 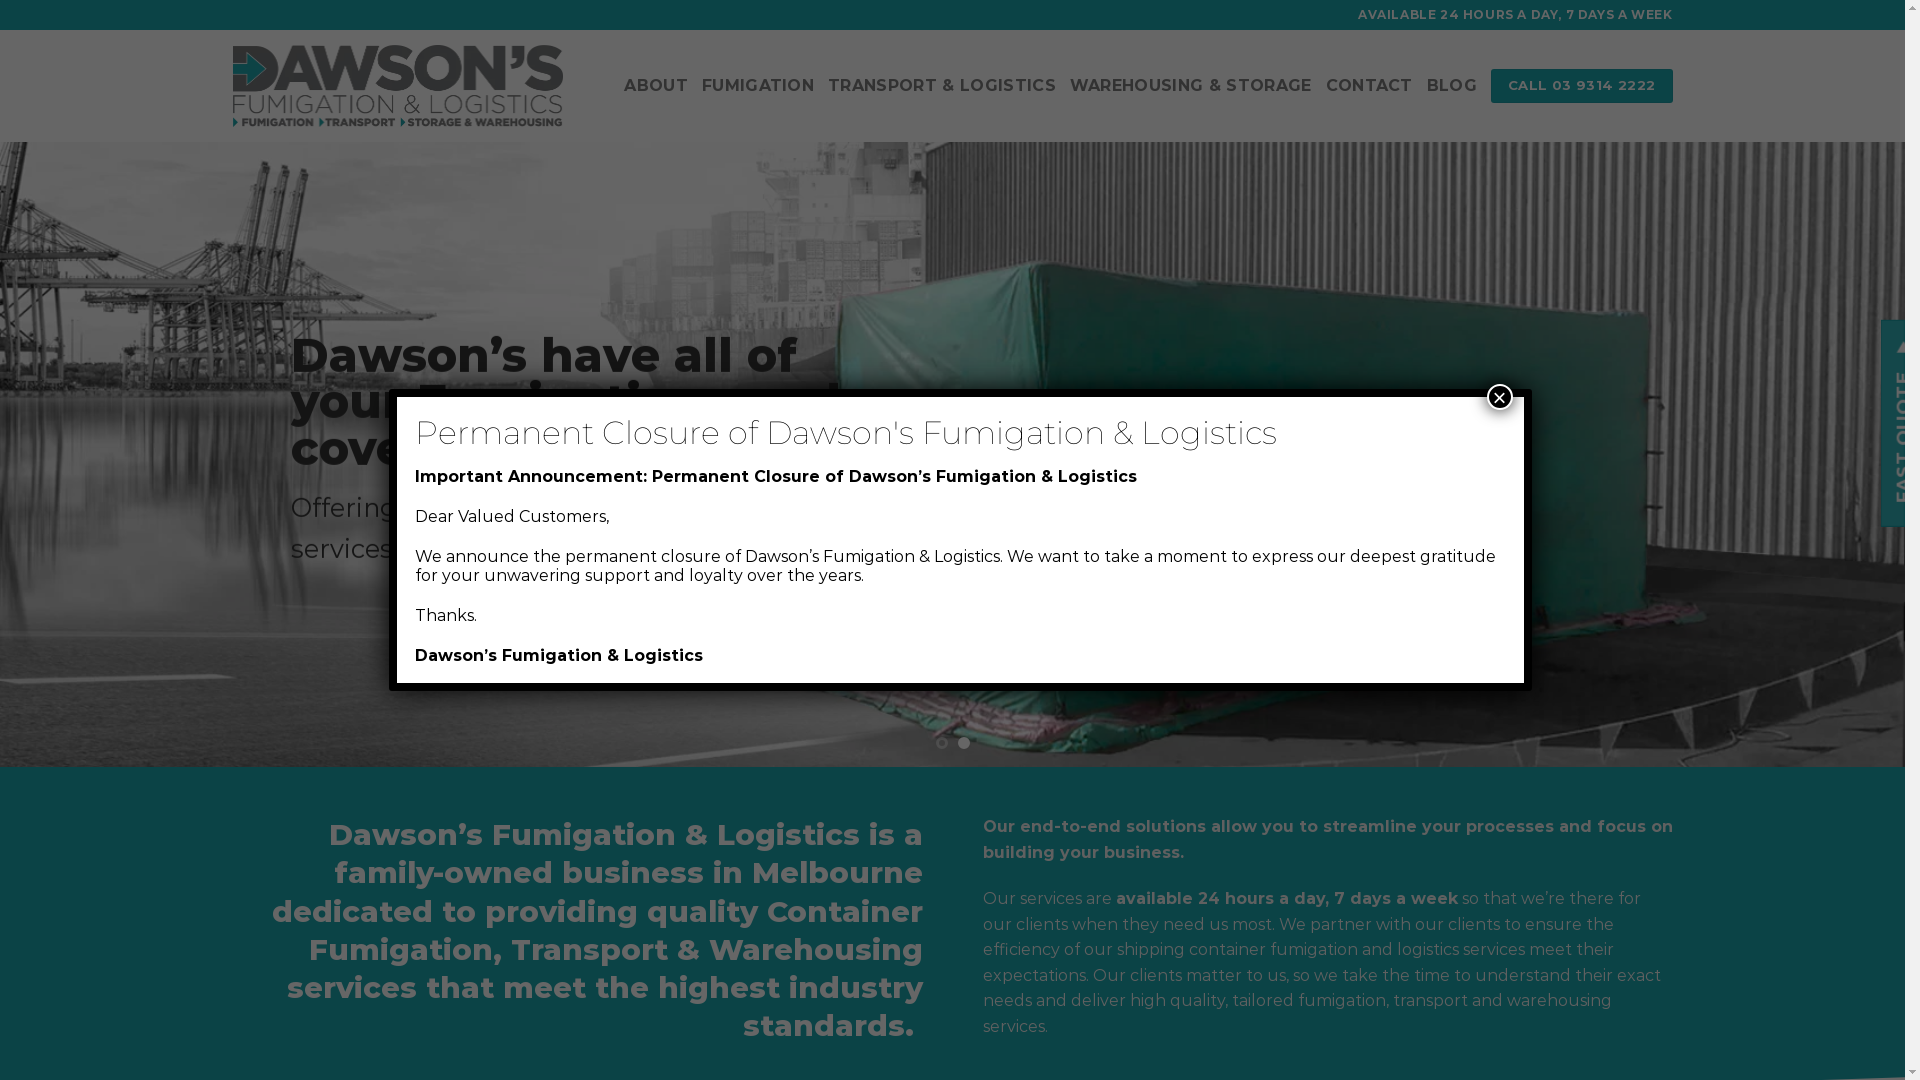 I want to click on 'WAREHOUSING & STORAGE', so click(x=1190, y=84).